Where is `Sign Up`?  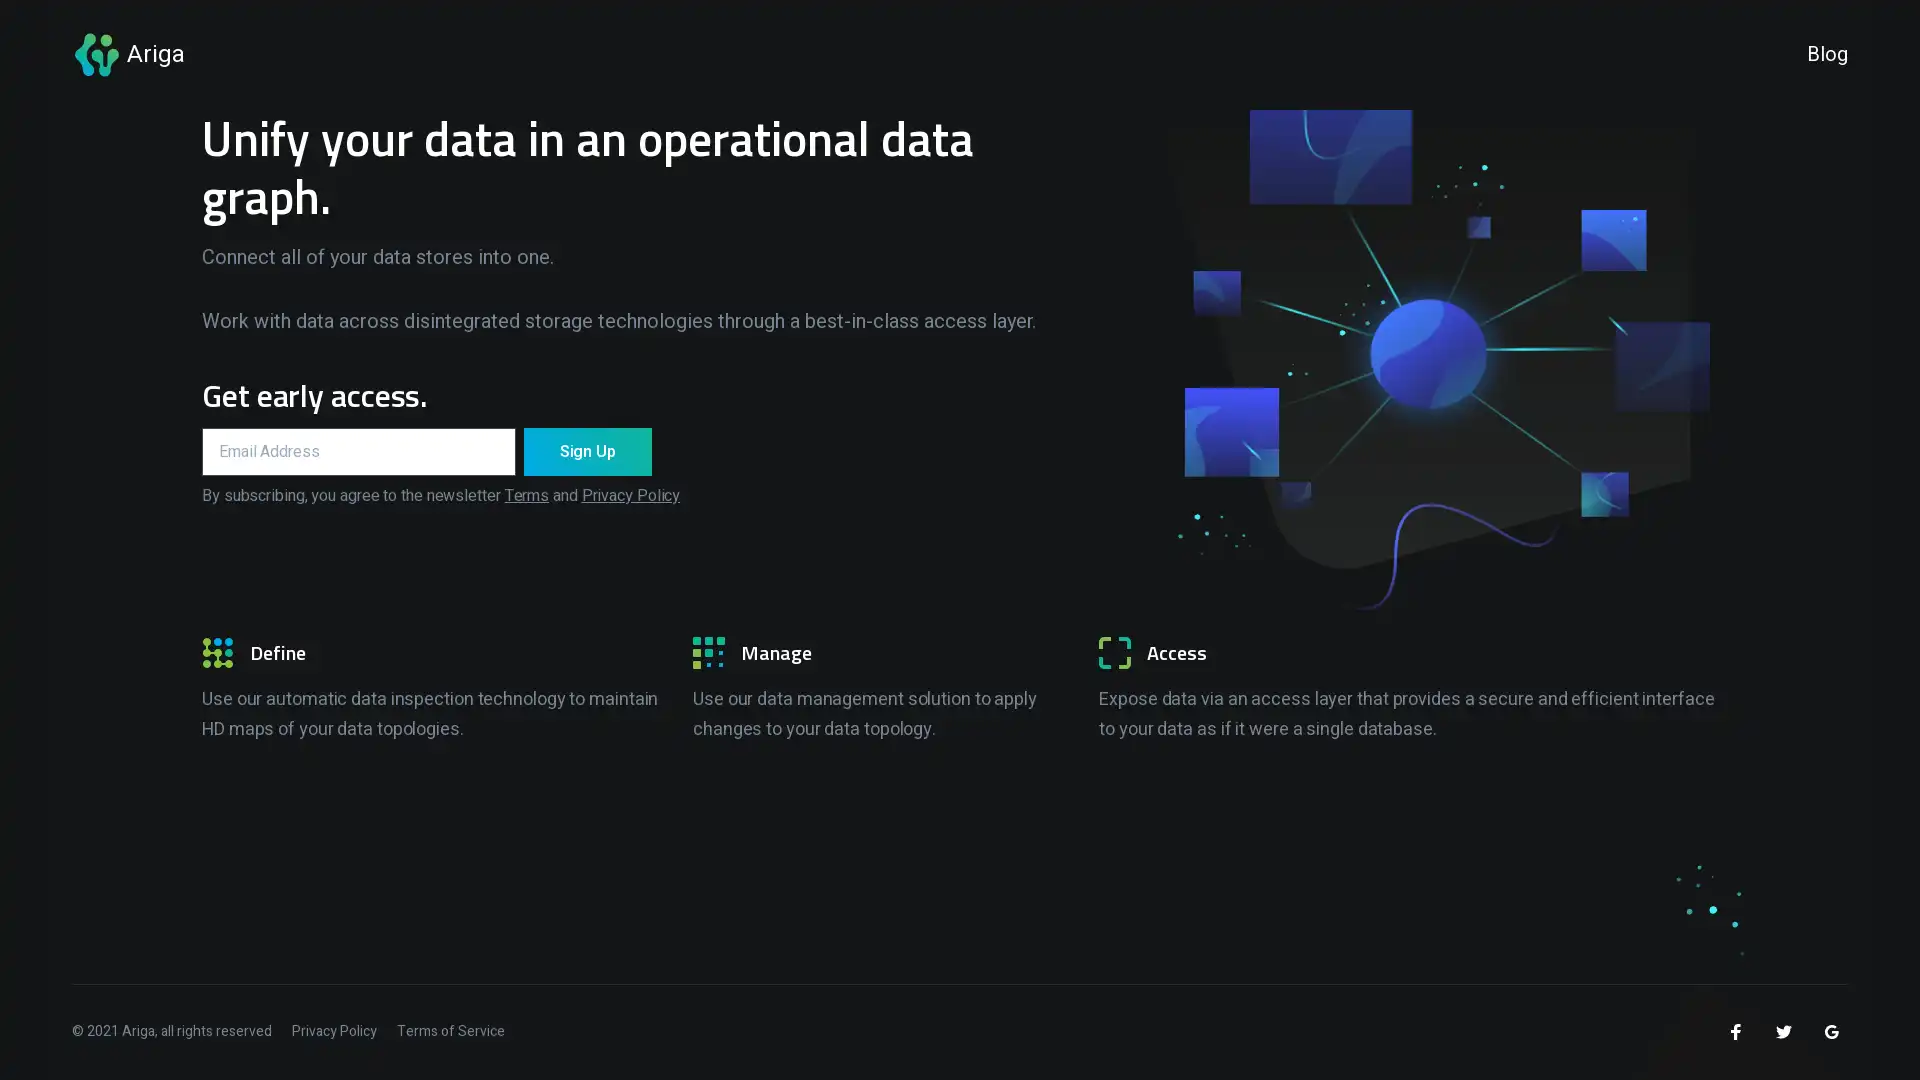
Sign Up is located at coordinates (586, 451).